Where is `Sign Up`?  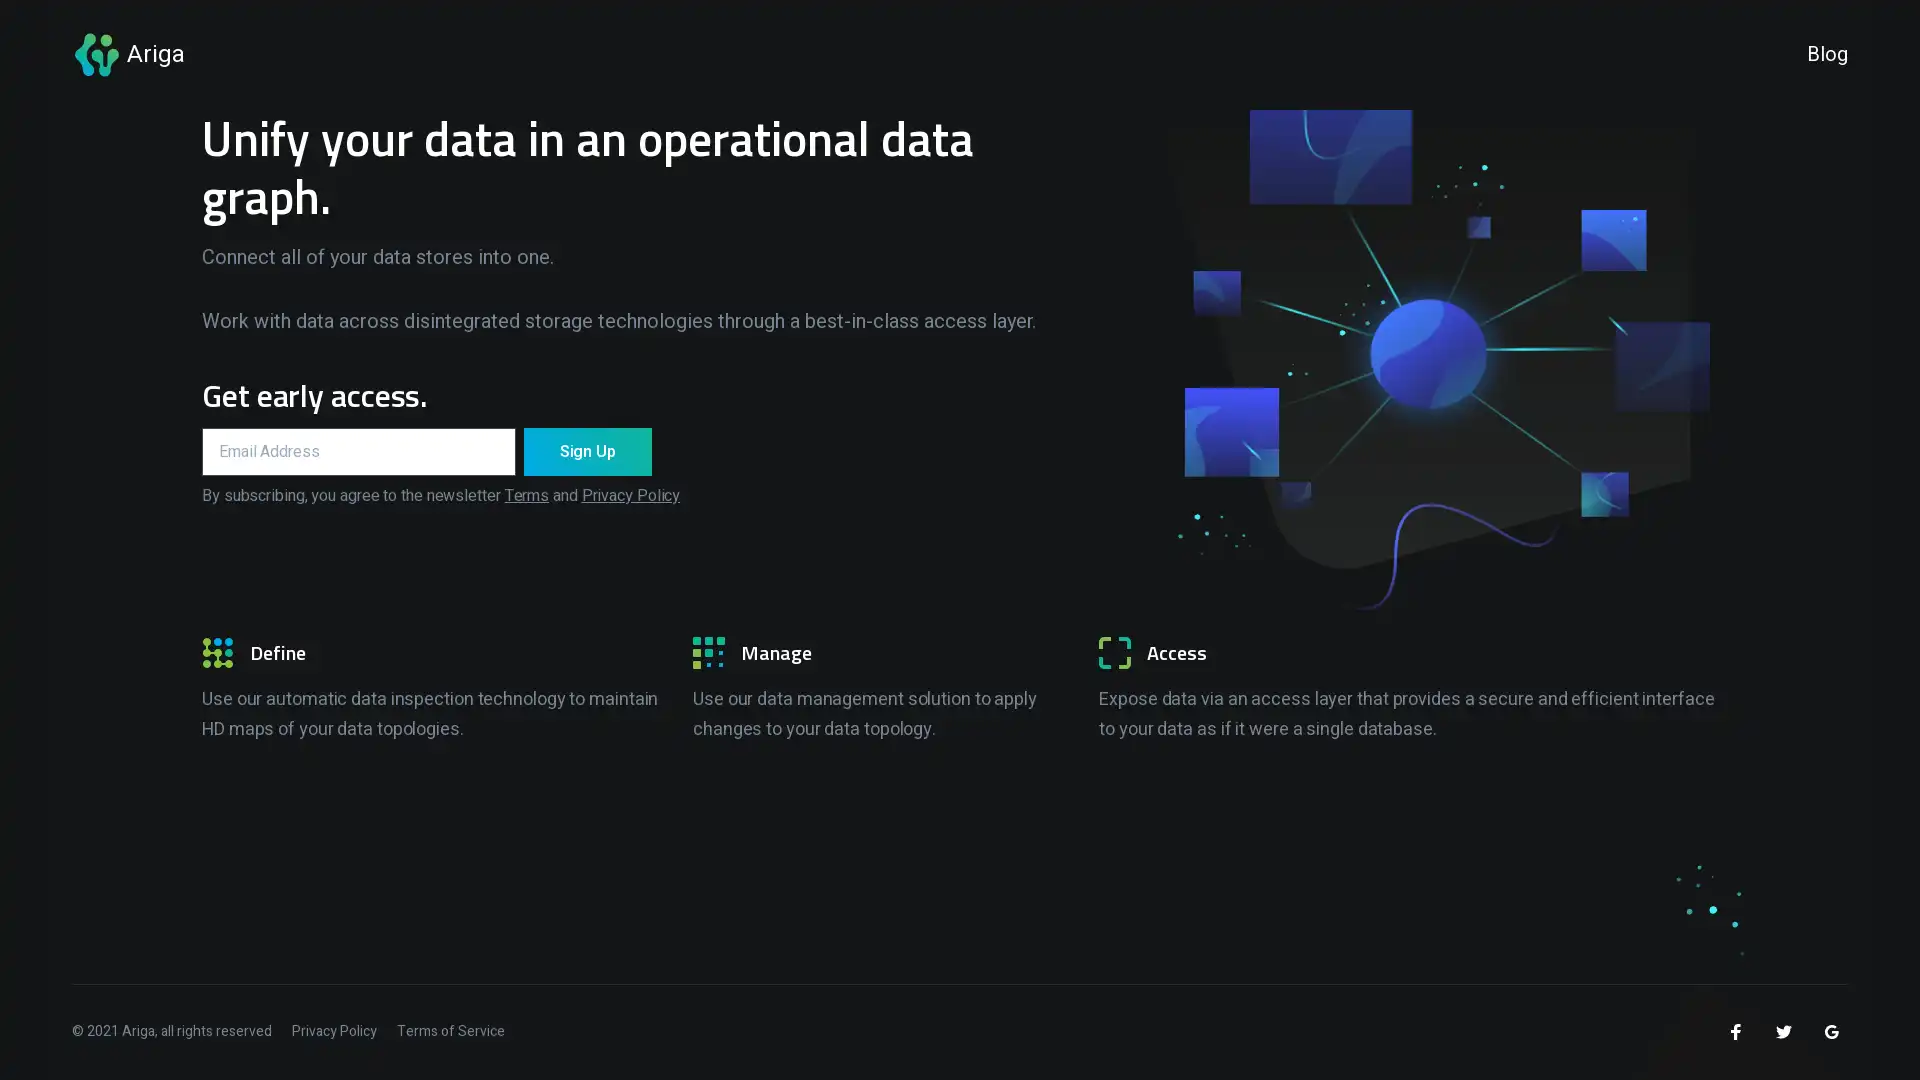
Sign Up is located at coordinates (586, 451).